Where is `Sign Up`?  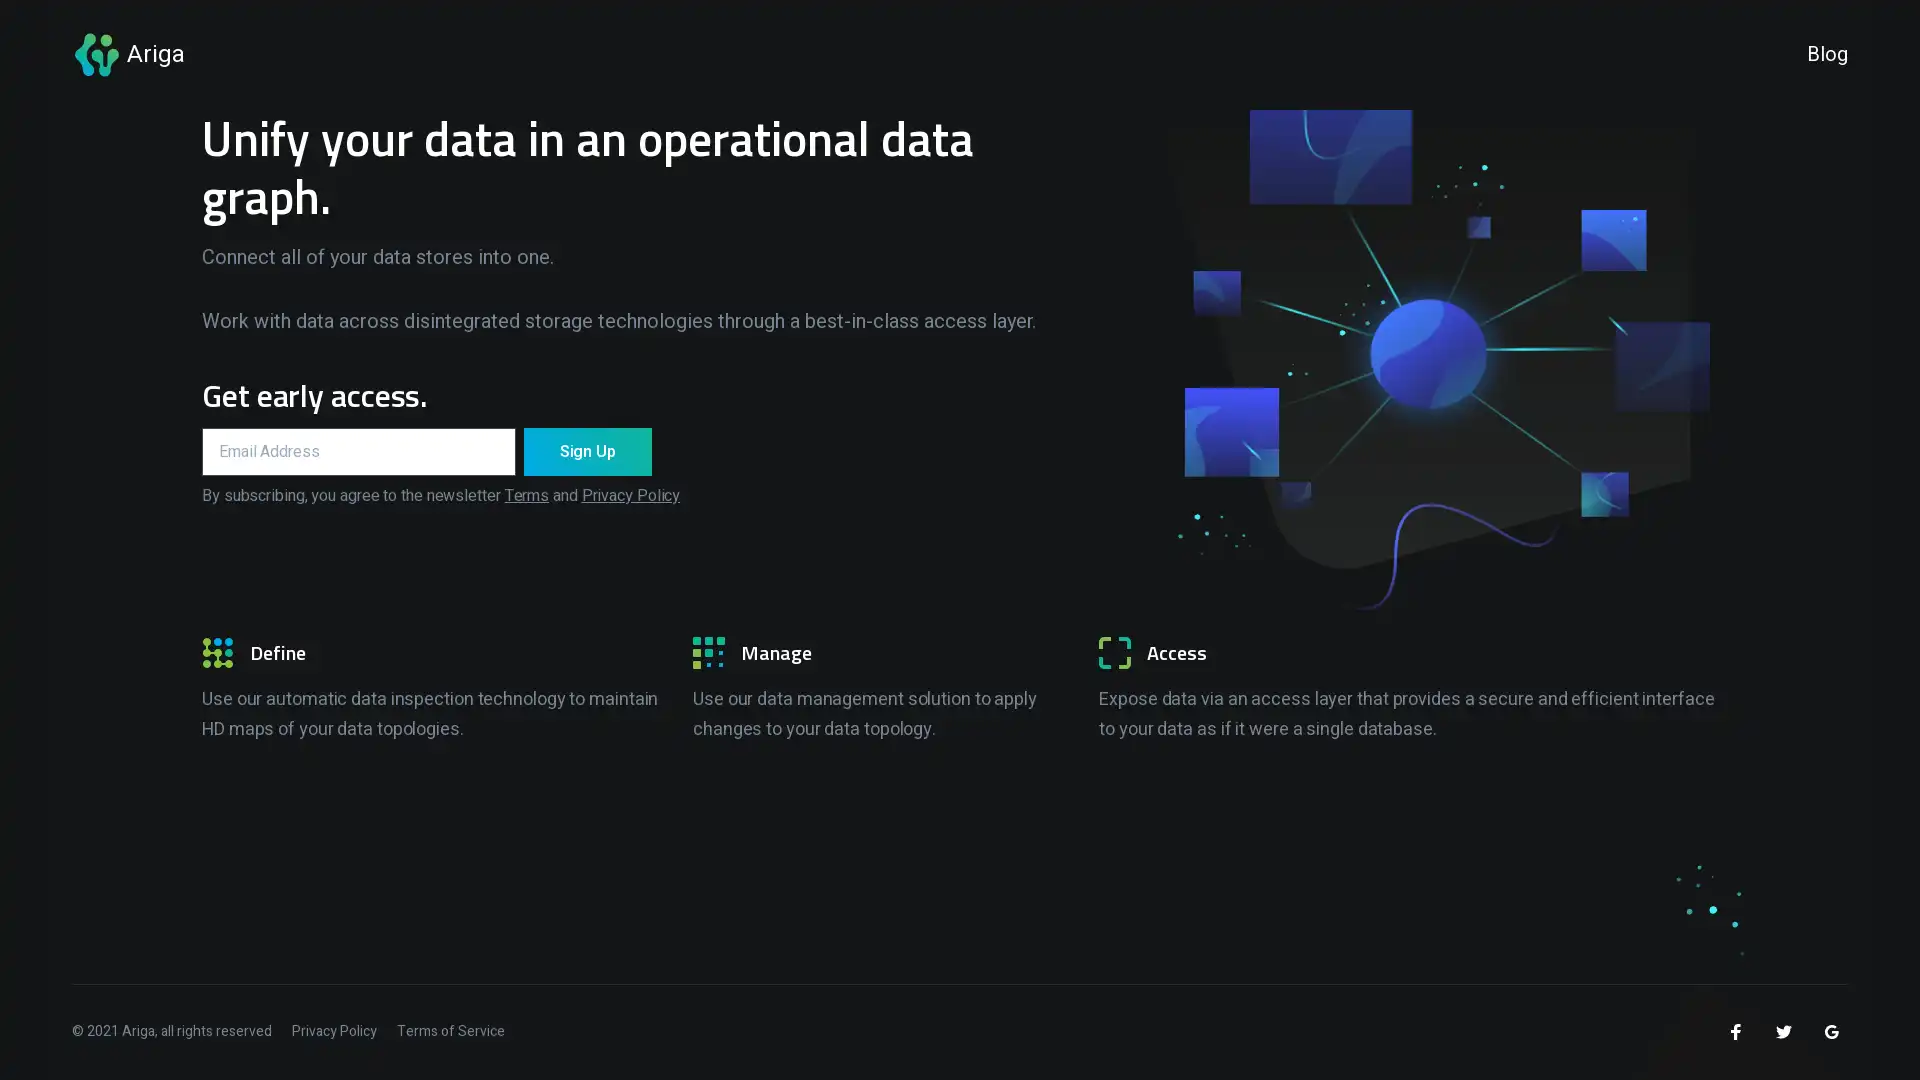
Sign Up is located at coordinates (586, 451).